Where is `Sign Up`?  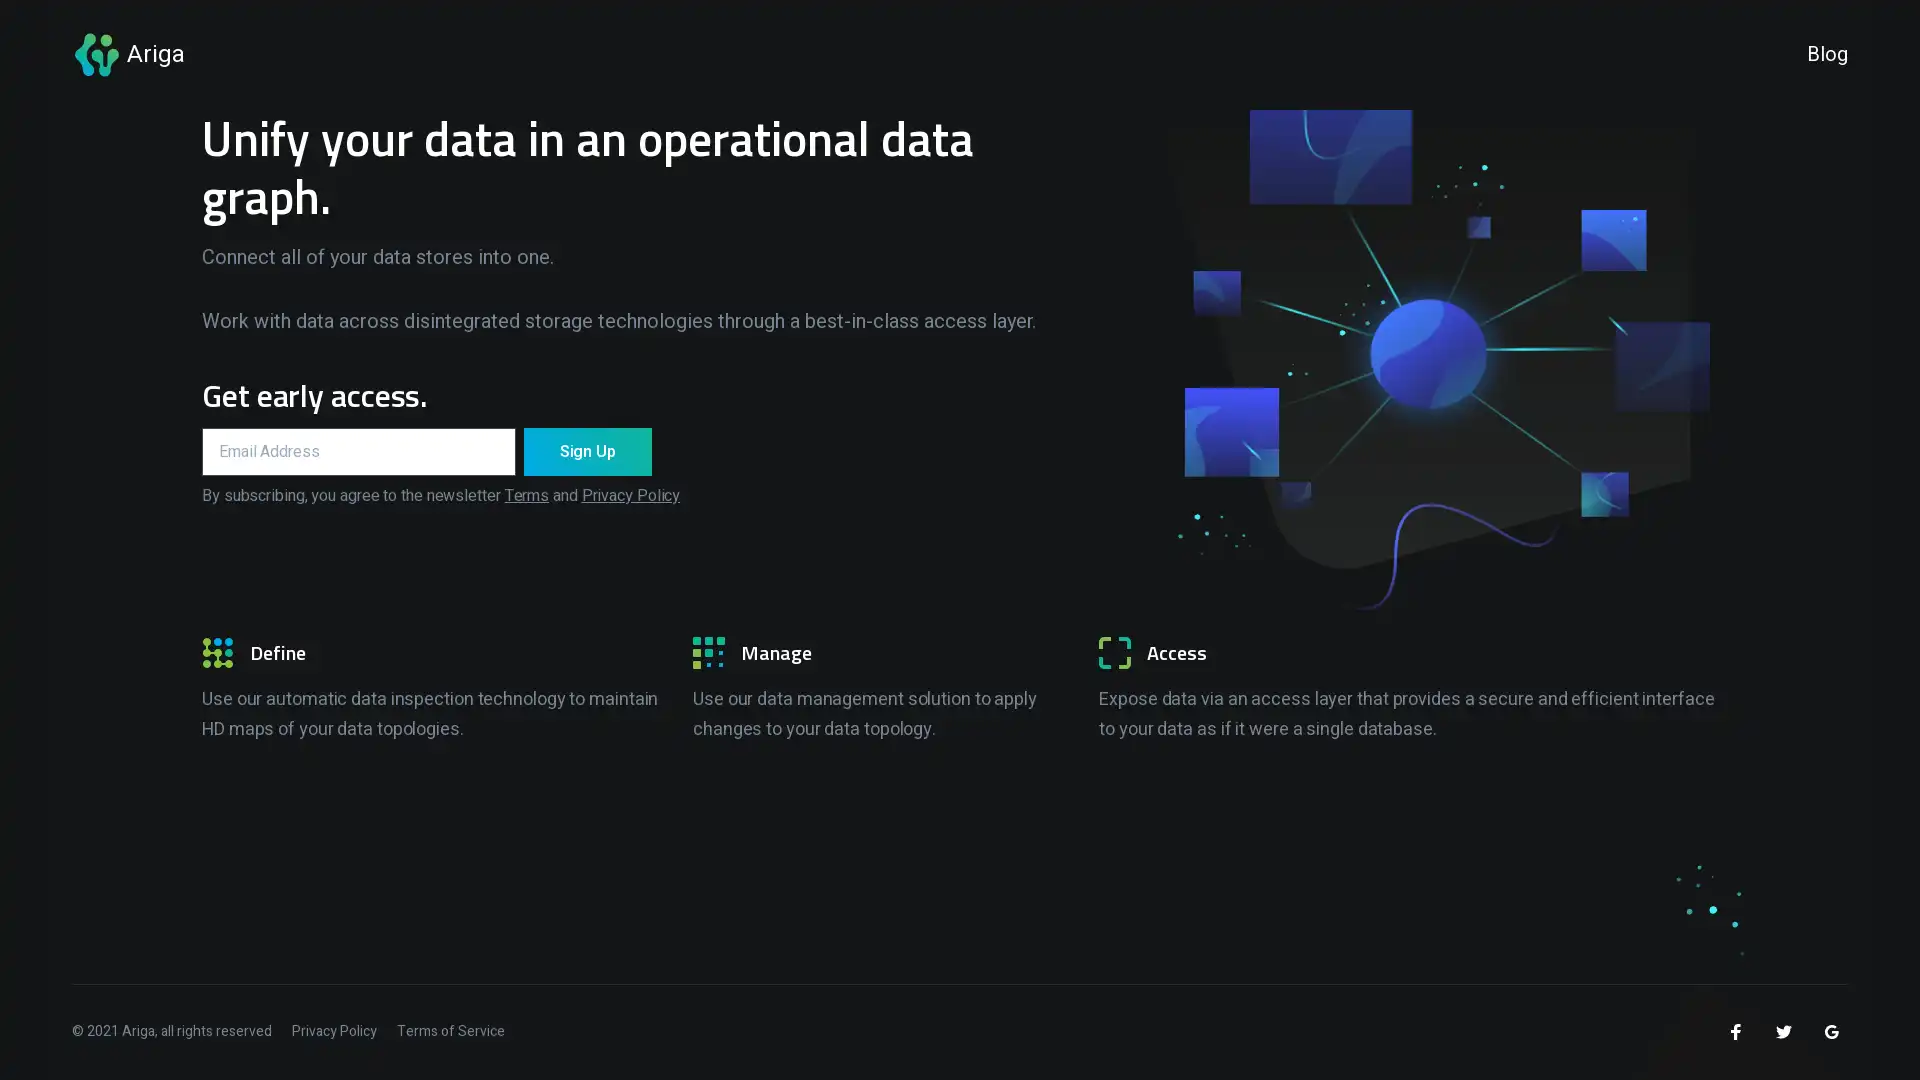
Sign Up is located at coordinates (586, 451).